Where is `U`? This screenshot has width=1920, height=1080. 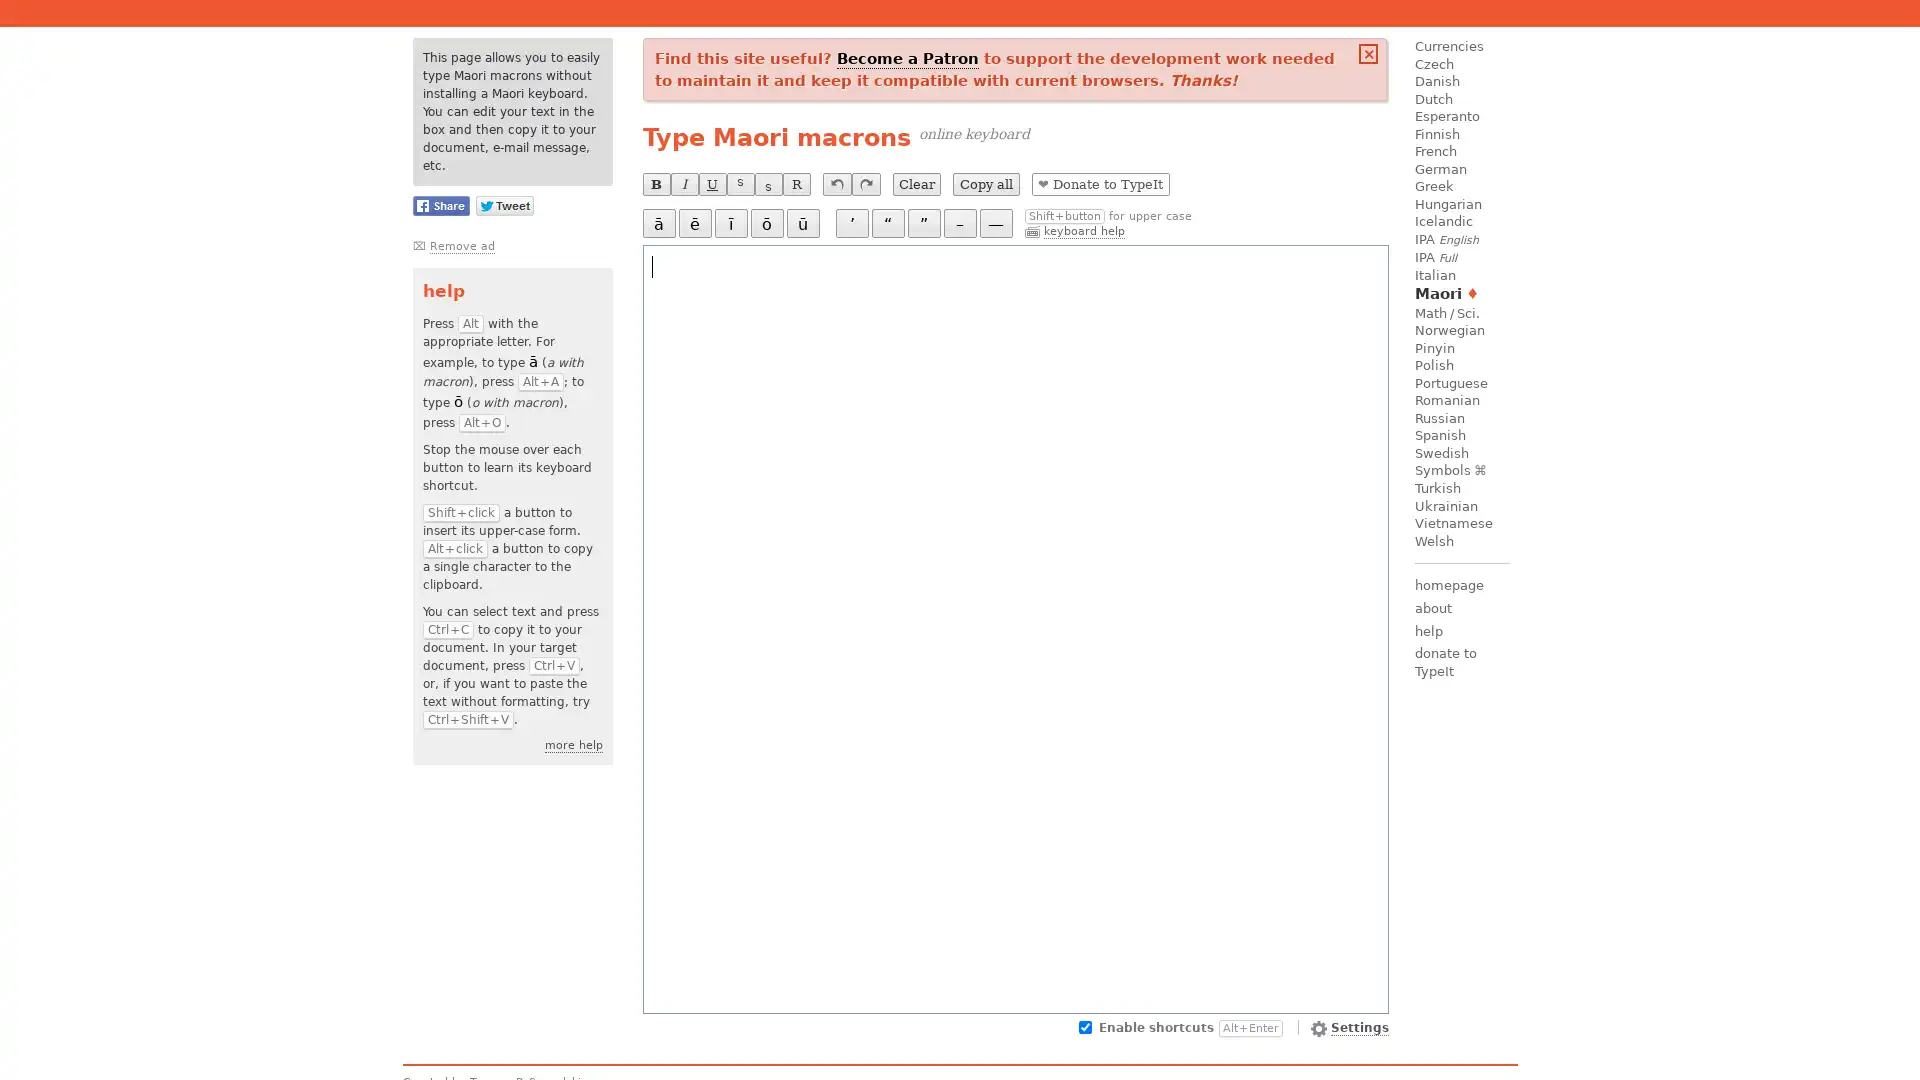 U is located at coordinates (711, 184).